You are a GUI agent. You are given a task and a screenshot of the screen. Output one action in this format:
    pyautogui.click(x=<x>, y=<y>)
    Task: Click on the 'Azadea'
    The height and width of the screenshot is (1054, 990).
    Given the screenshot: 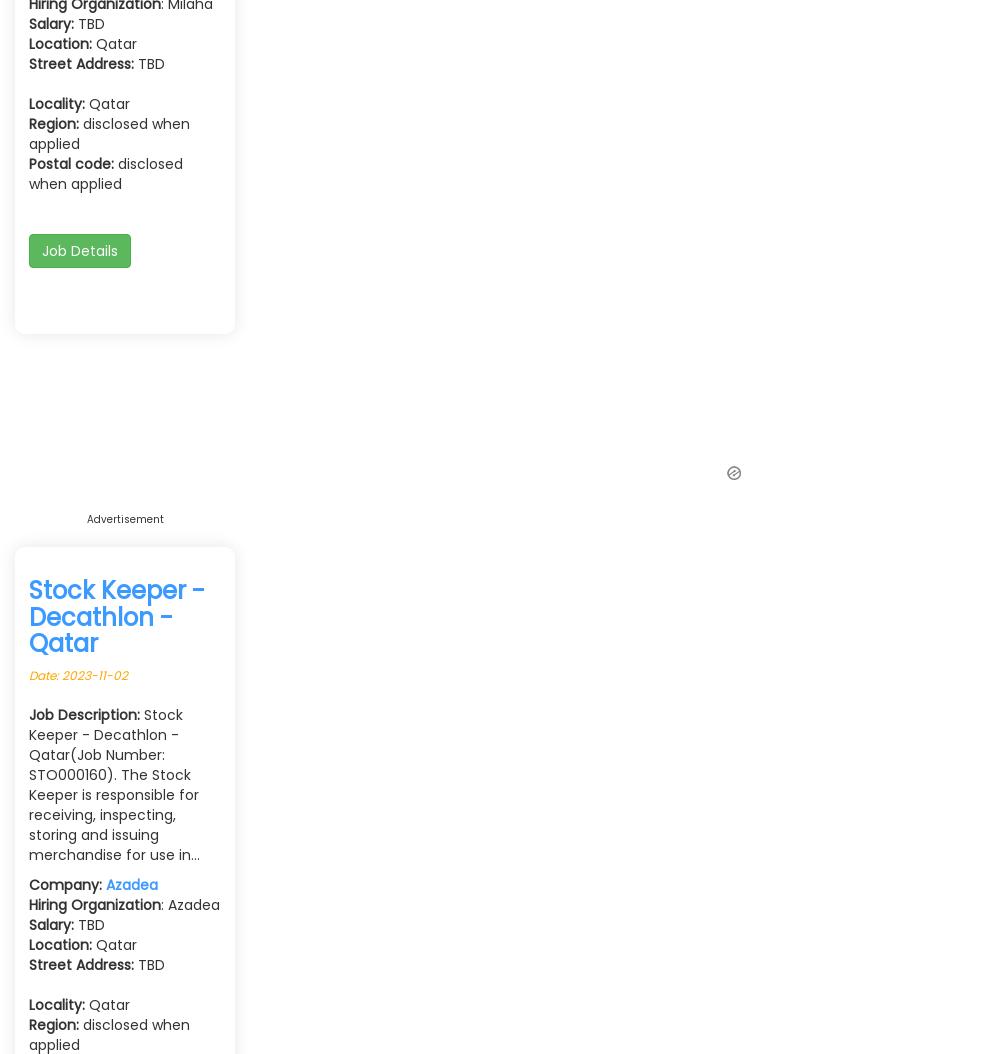 What is the action you would take?
    pyautogui.click(x=130, y=883)
    